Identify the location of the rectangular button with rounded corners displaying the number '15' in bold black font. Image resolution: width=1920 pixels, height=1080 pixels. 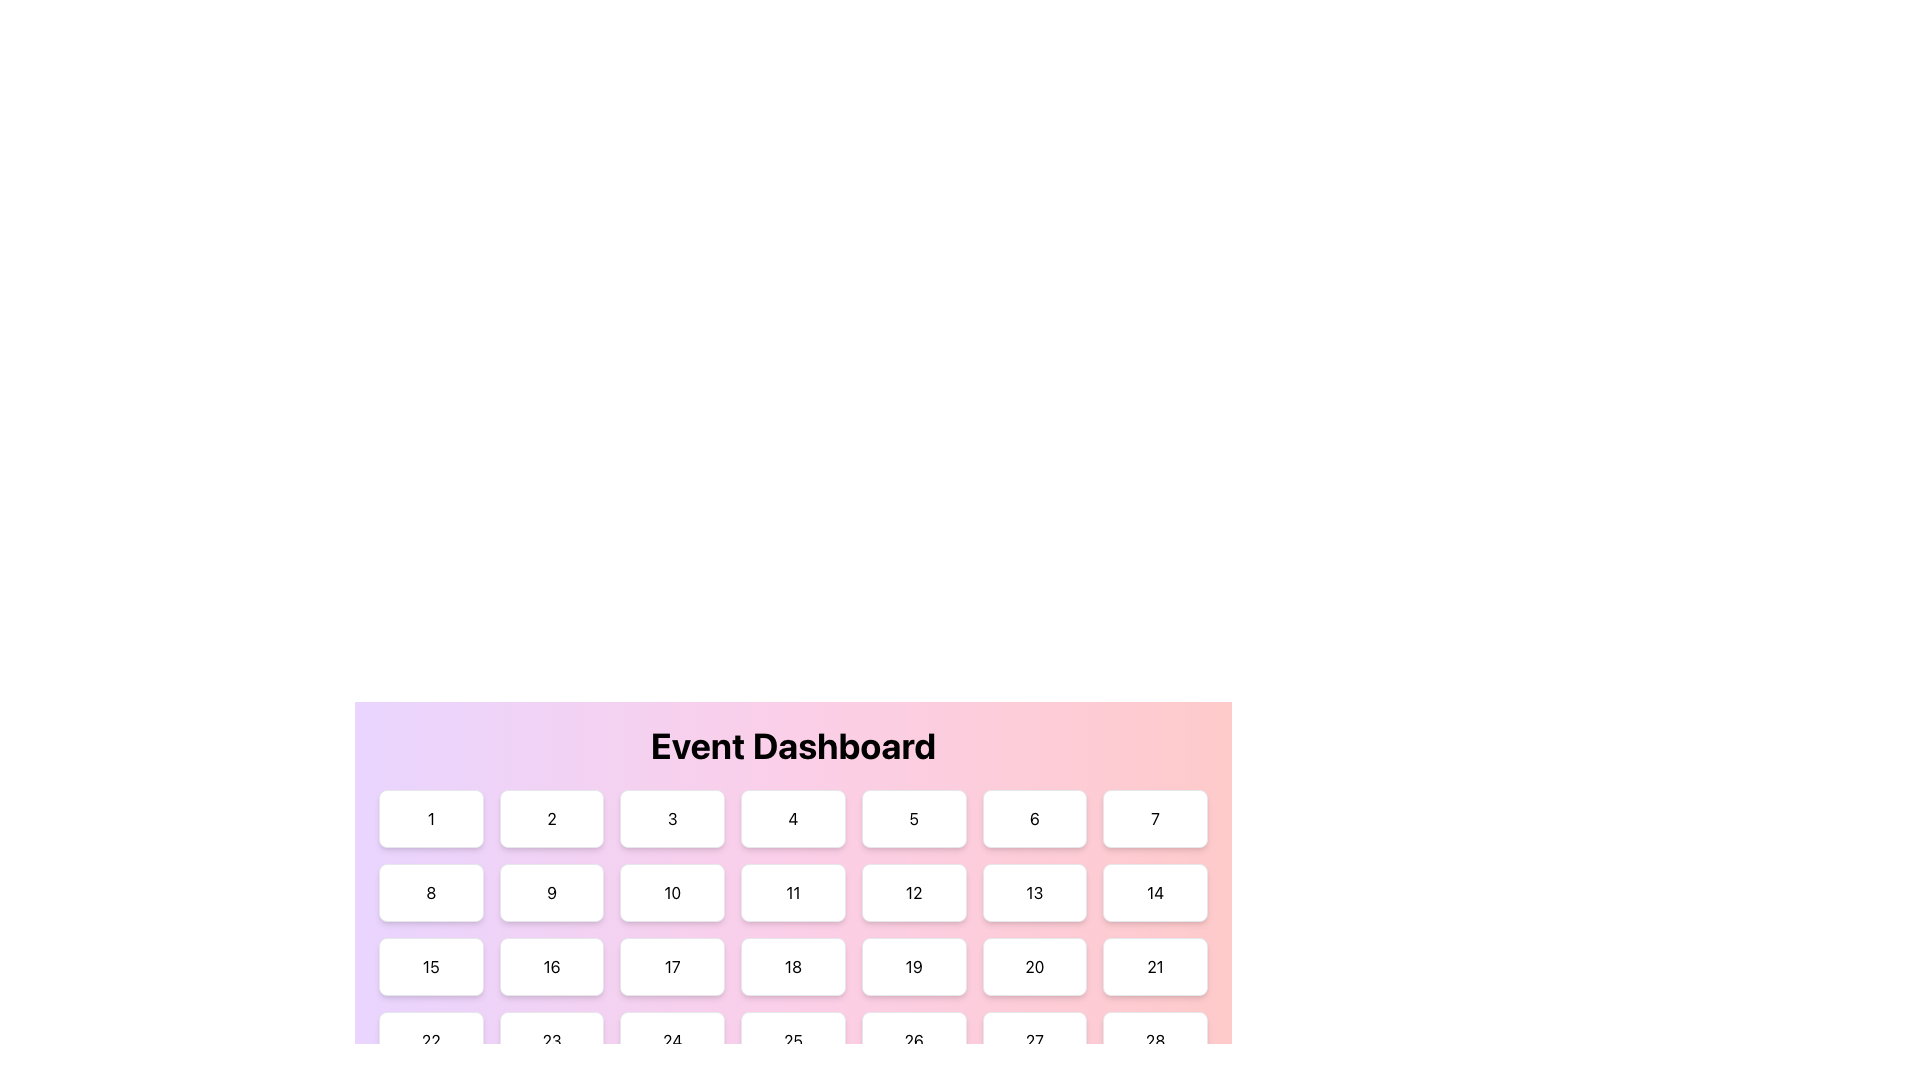
(430, 966).